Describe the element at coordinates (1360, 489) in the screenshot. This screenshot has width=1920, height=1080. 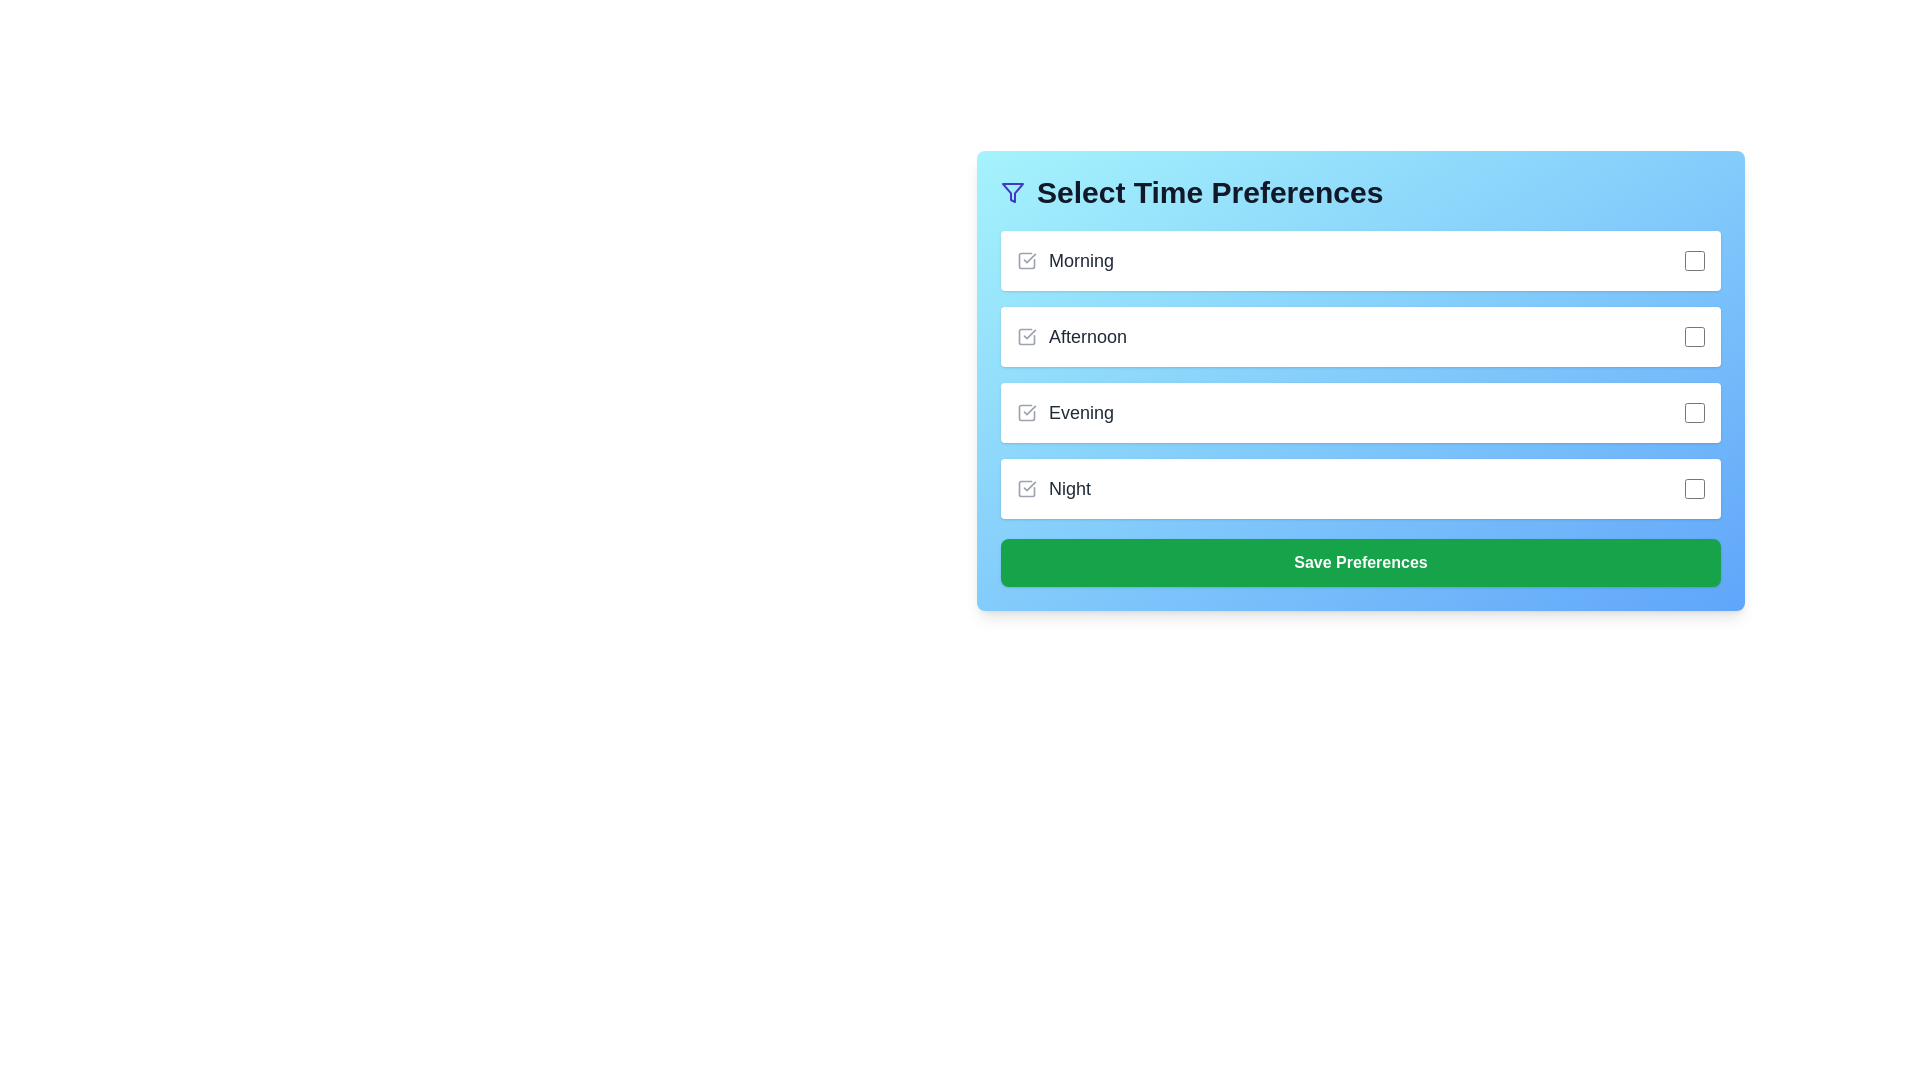
I see `the checkbox component of the fourth selectable list item under 'Select Time Preferences'` at that location.